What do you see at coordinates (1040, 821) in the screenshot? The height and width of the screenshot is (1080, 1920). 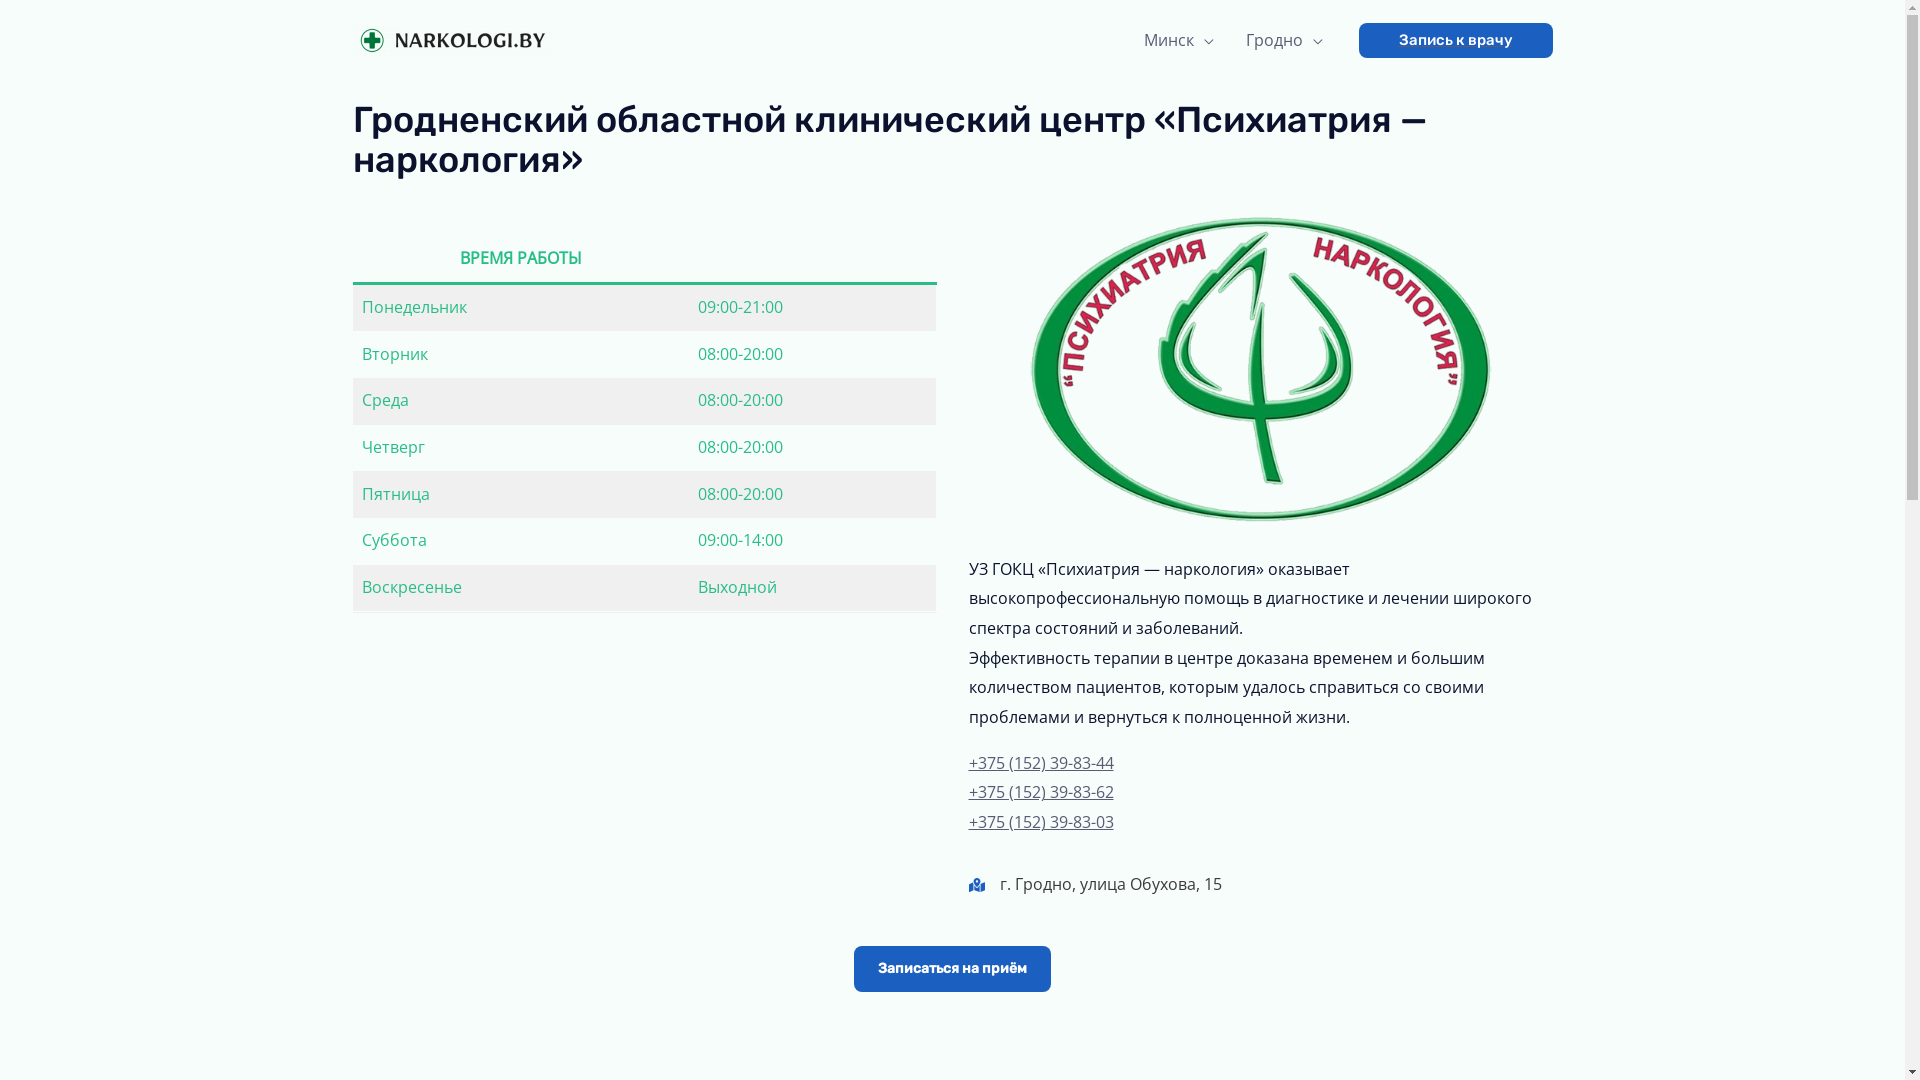 I see `'+375 (152) 39-83-03'` at bounding box center [1040, 821].